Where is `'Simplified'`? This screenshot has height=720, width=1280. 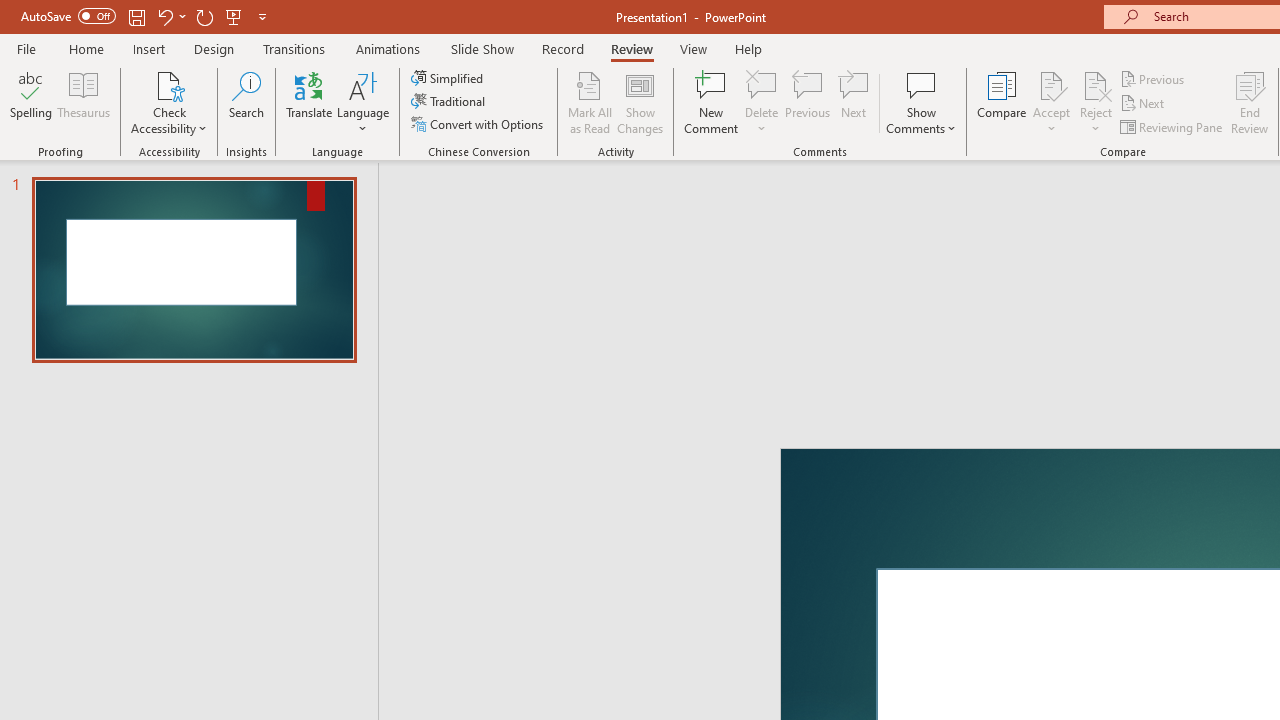 'Simplified' is located at coordinates (448, 77).